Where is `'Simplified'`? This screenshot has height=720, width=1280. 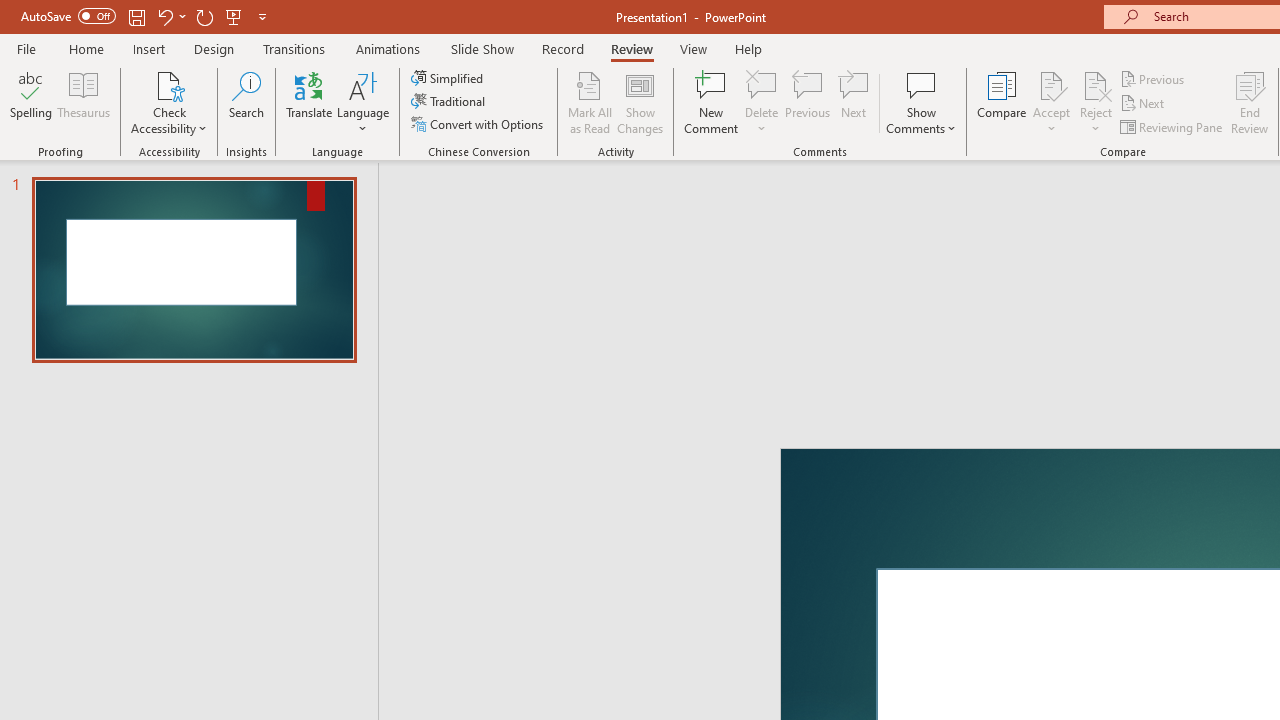 'Simplified' is located at coordinates (448, 77).